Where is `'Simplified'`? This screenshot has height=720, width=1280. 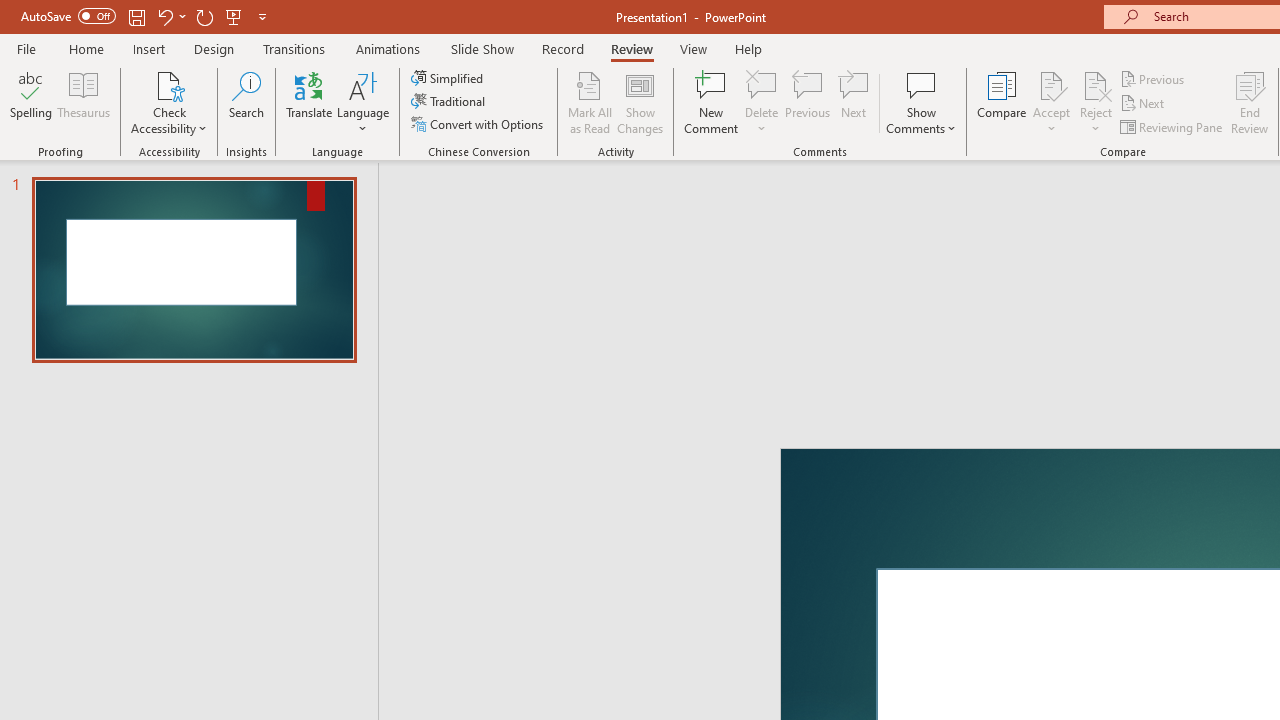 'Simplified' is located at coordinates (448, 77).